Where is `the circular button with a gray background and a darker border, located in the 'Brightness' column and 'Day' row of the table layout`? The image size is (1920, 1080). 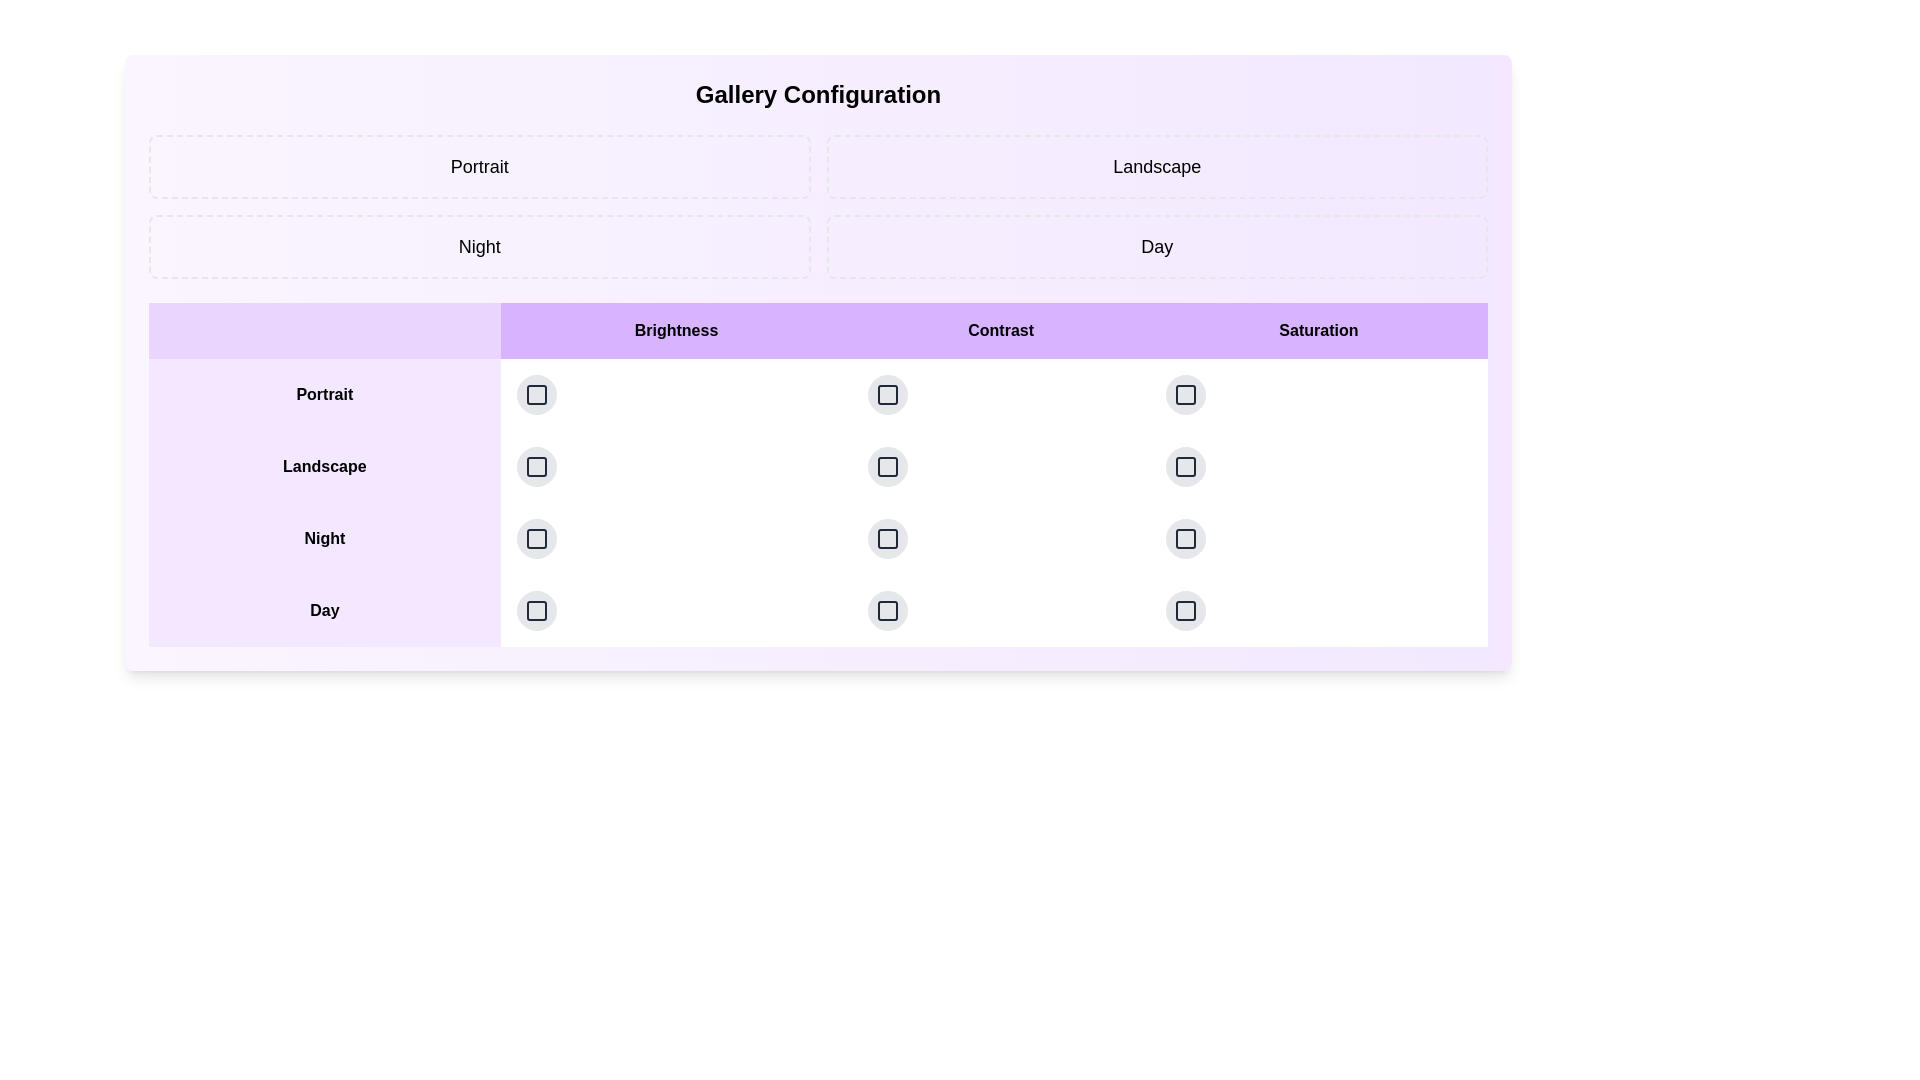
the circular button with a gray background and a darker border, located in the 'Brightness' column and 'Day' row of the table layout is located at coordinates (536, 609).